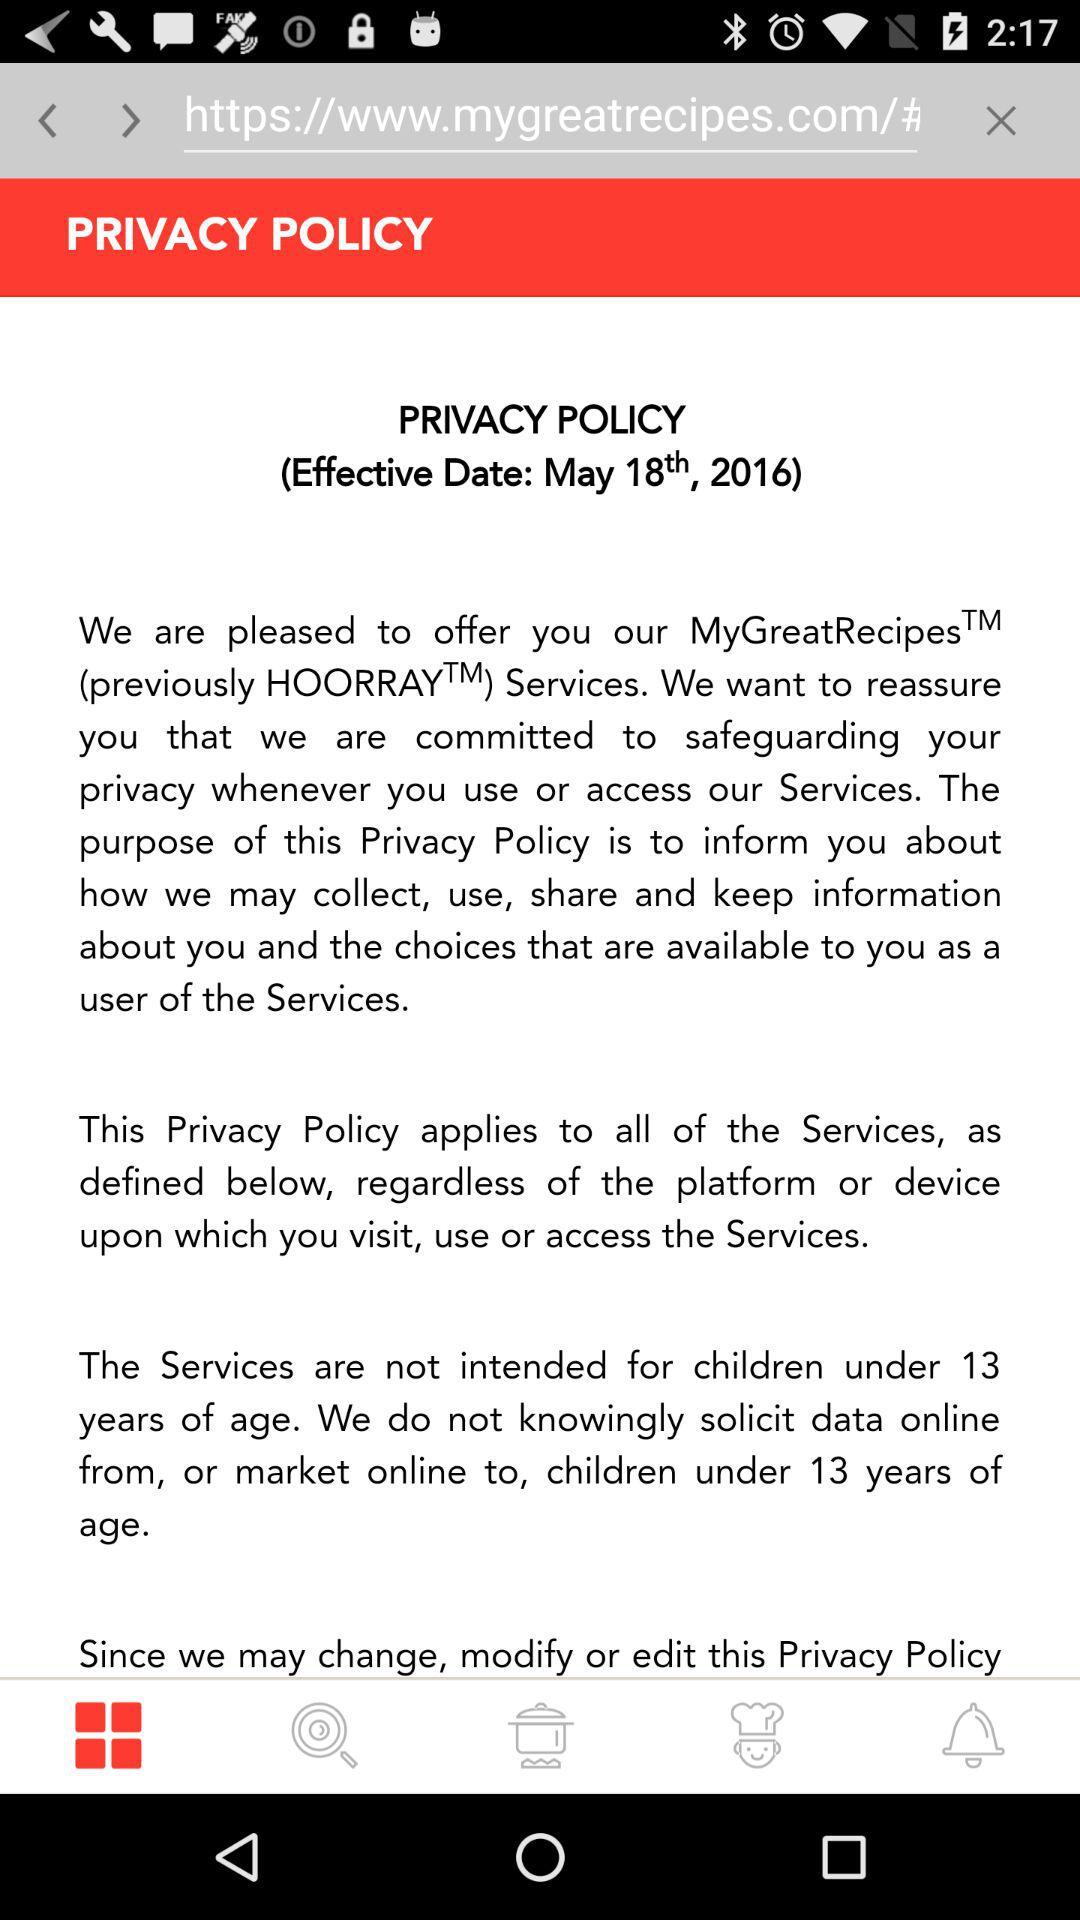 The height and width of the screenshot is (1920, 1080). I want to click on button, so click(1001, 119).